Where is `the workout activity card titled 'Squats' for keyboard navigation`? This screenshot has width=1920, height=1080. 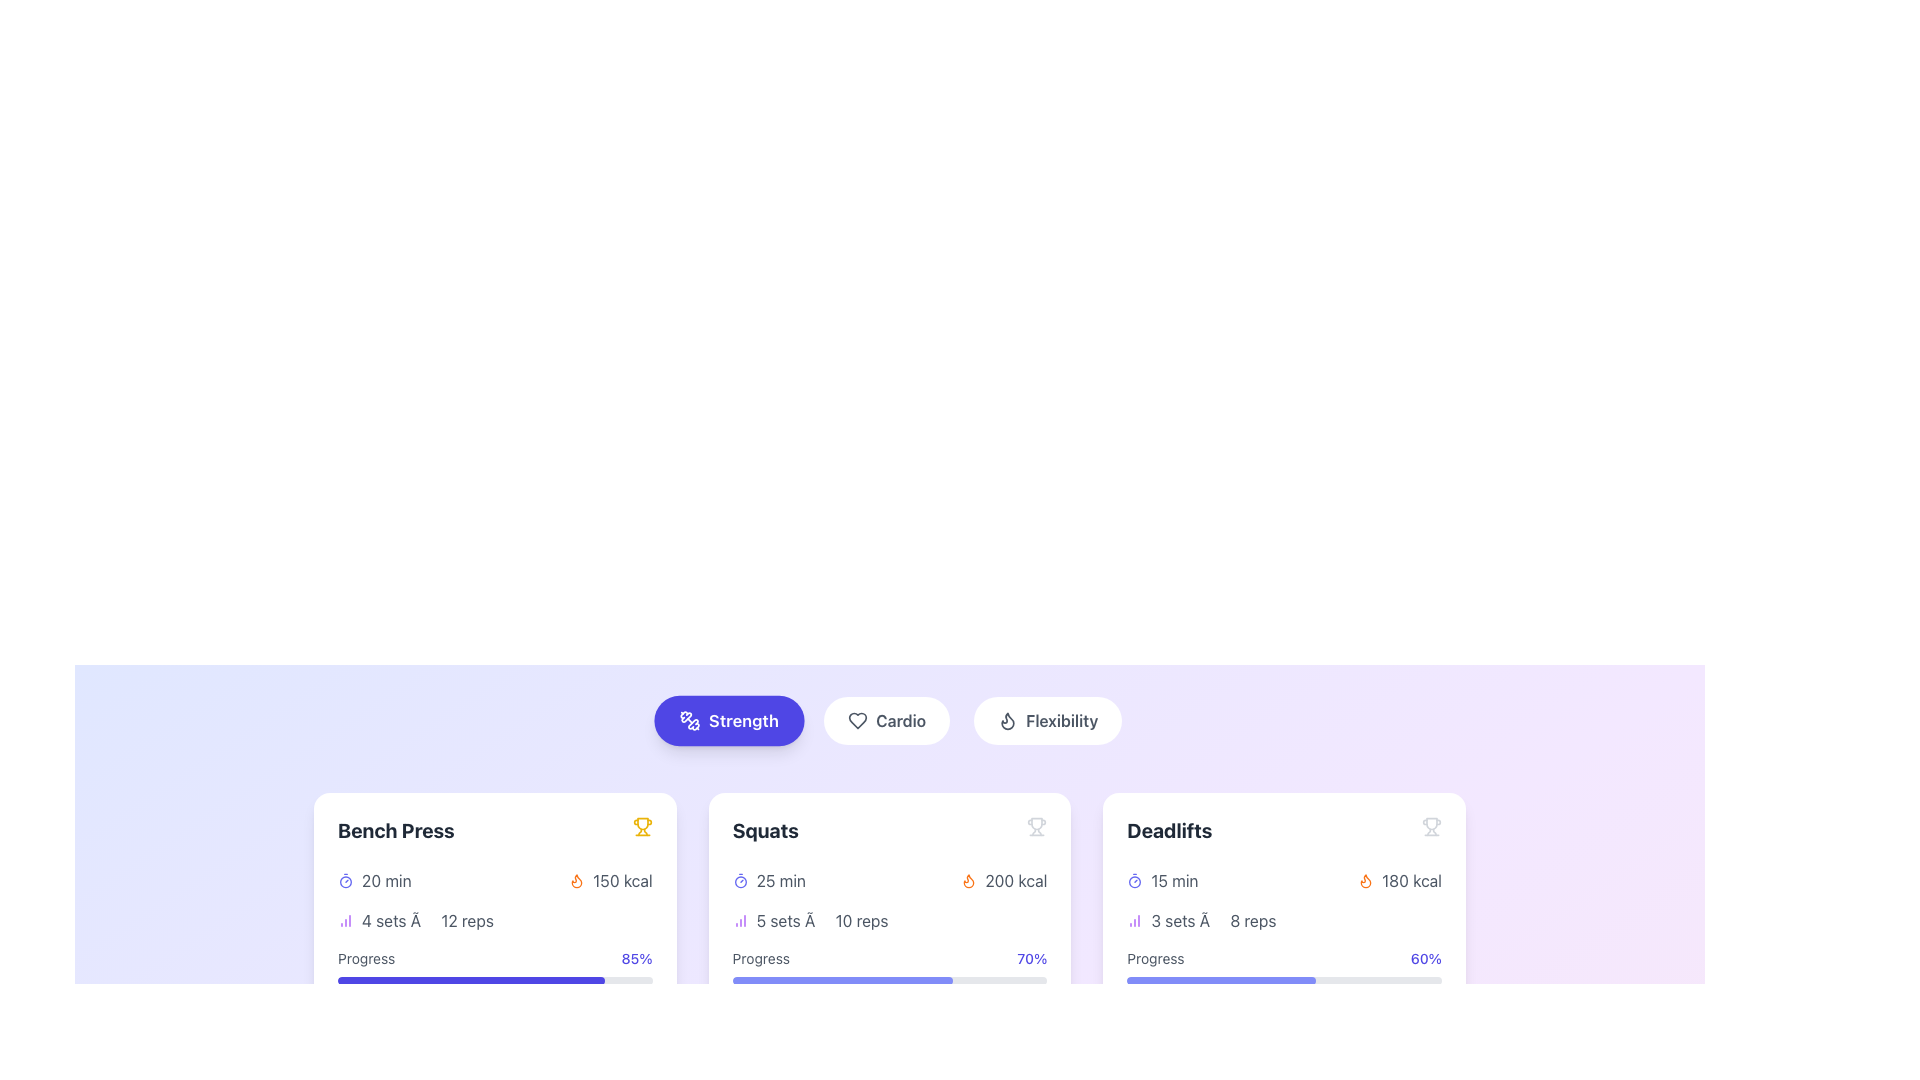
the workout activity card titled 'Squats' for keyboard navigation is located at coordinates (888, 929).